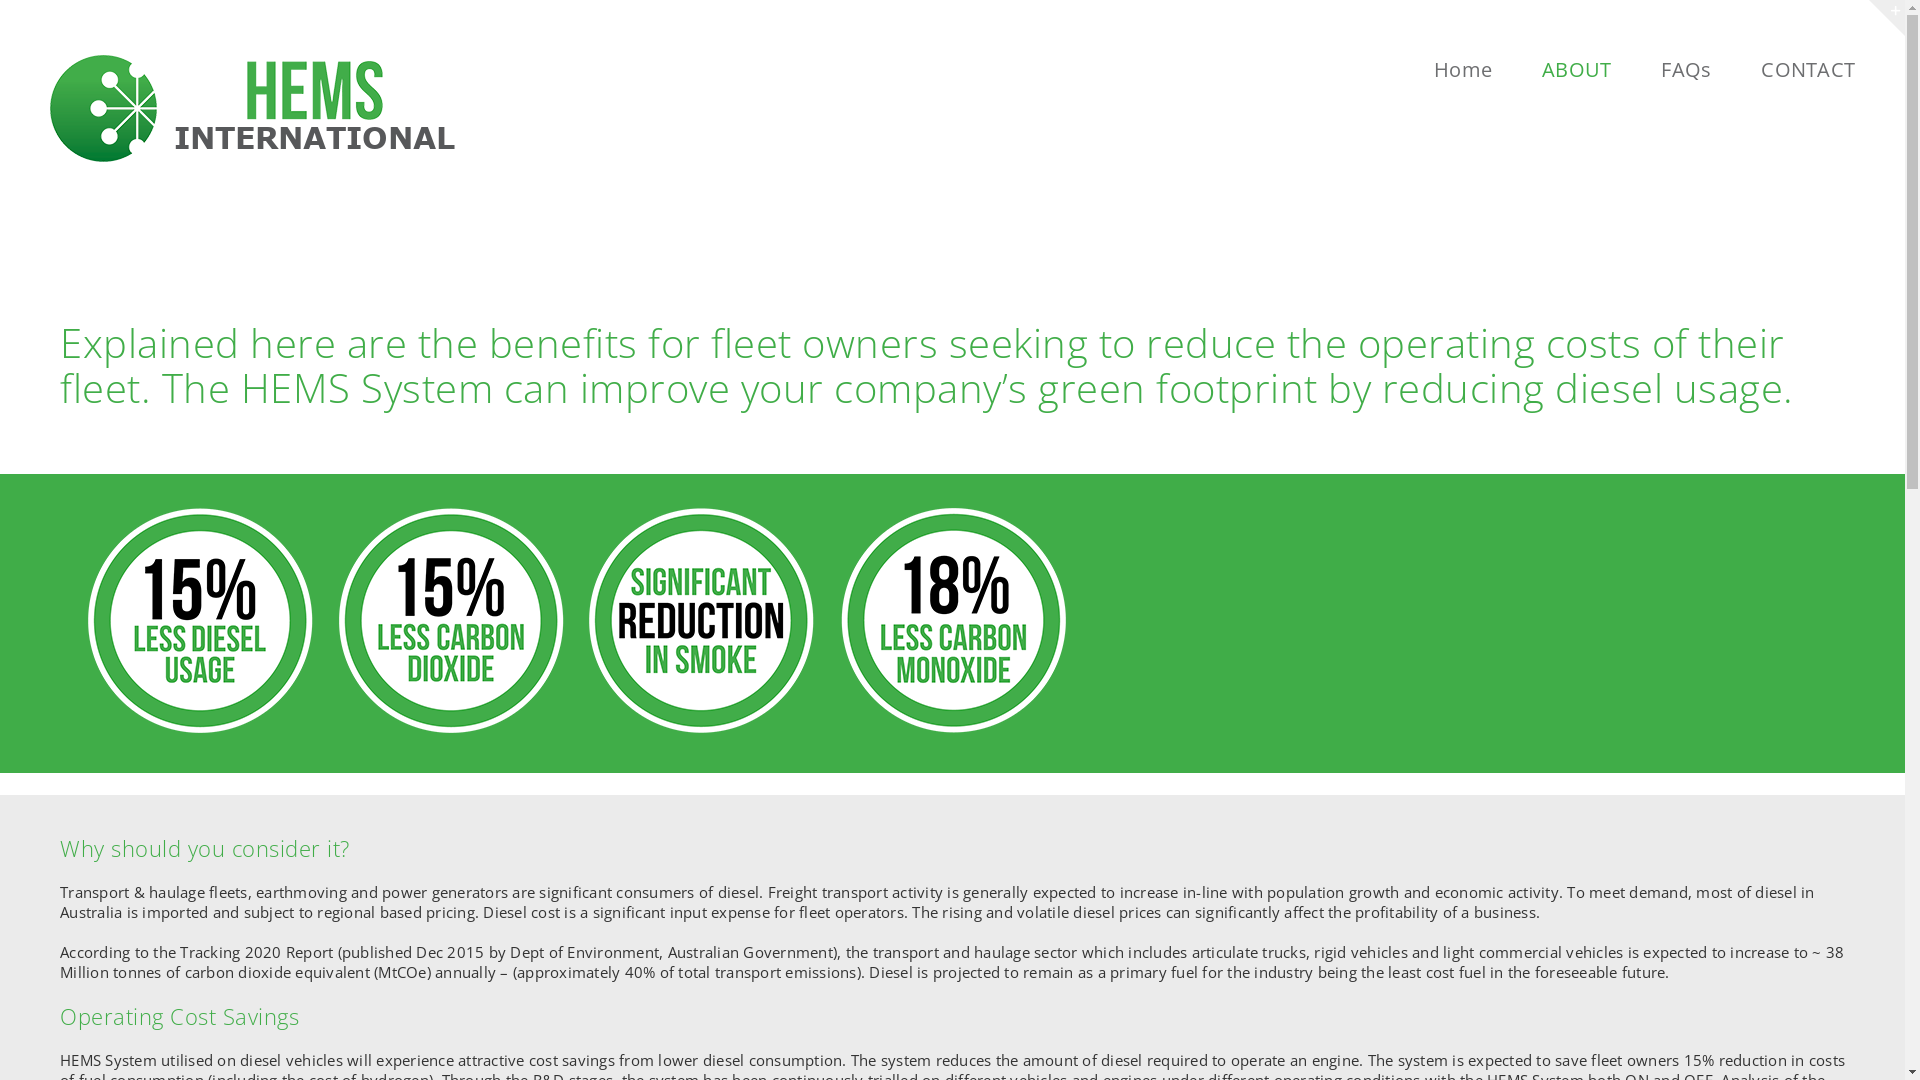 The width and height of the screenshot is (1920, 1080). Describe the element at coordinates (1575, 68) in the screenshot. I see `'ABOUT'` at that location.